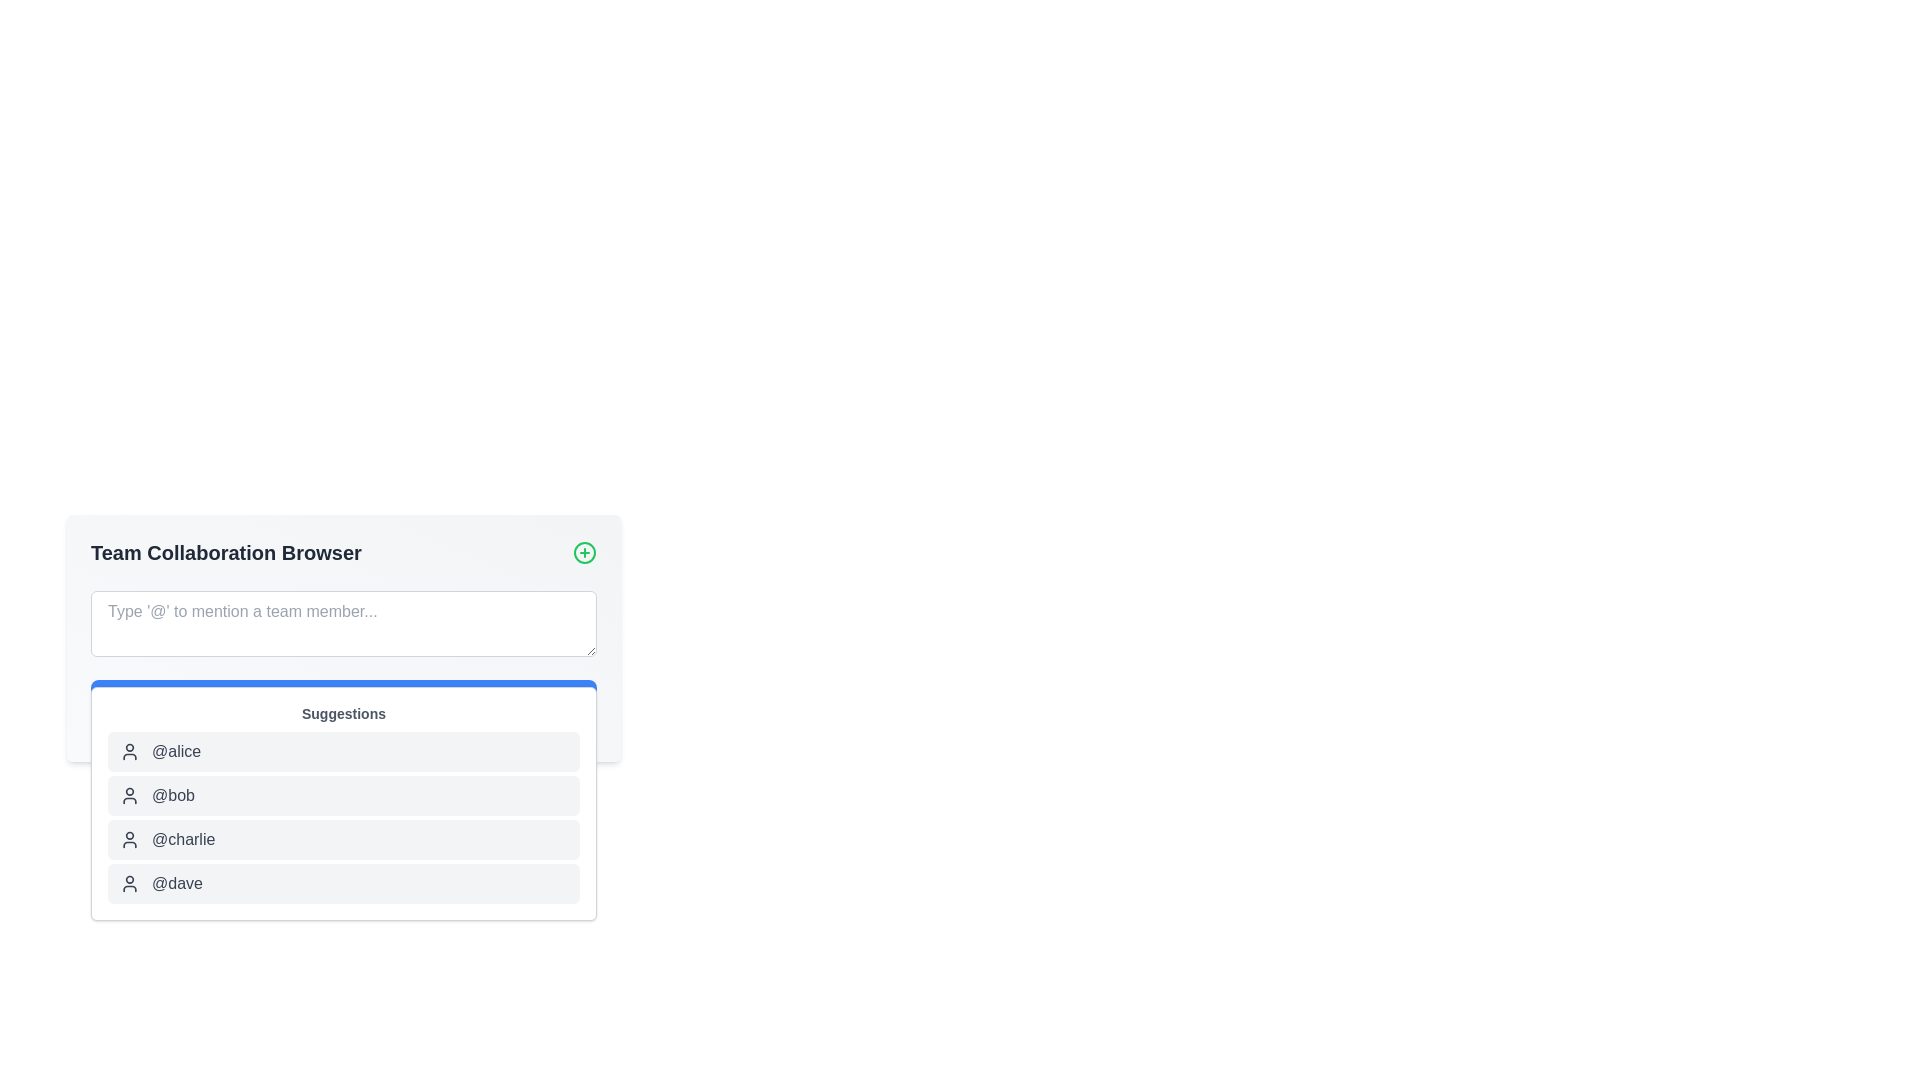  What do you see at coordinates (584, 552) in the screenshot?
I see `the circular green outlined icon with a plus symbol (+) located to the right of the 'Team Collaboration Browser' header text` at bounding box center [584, 552].